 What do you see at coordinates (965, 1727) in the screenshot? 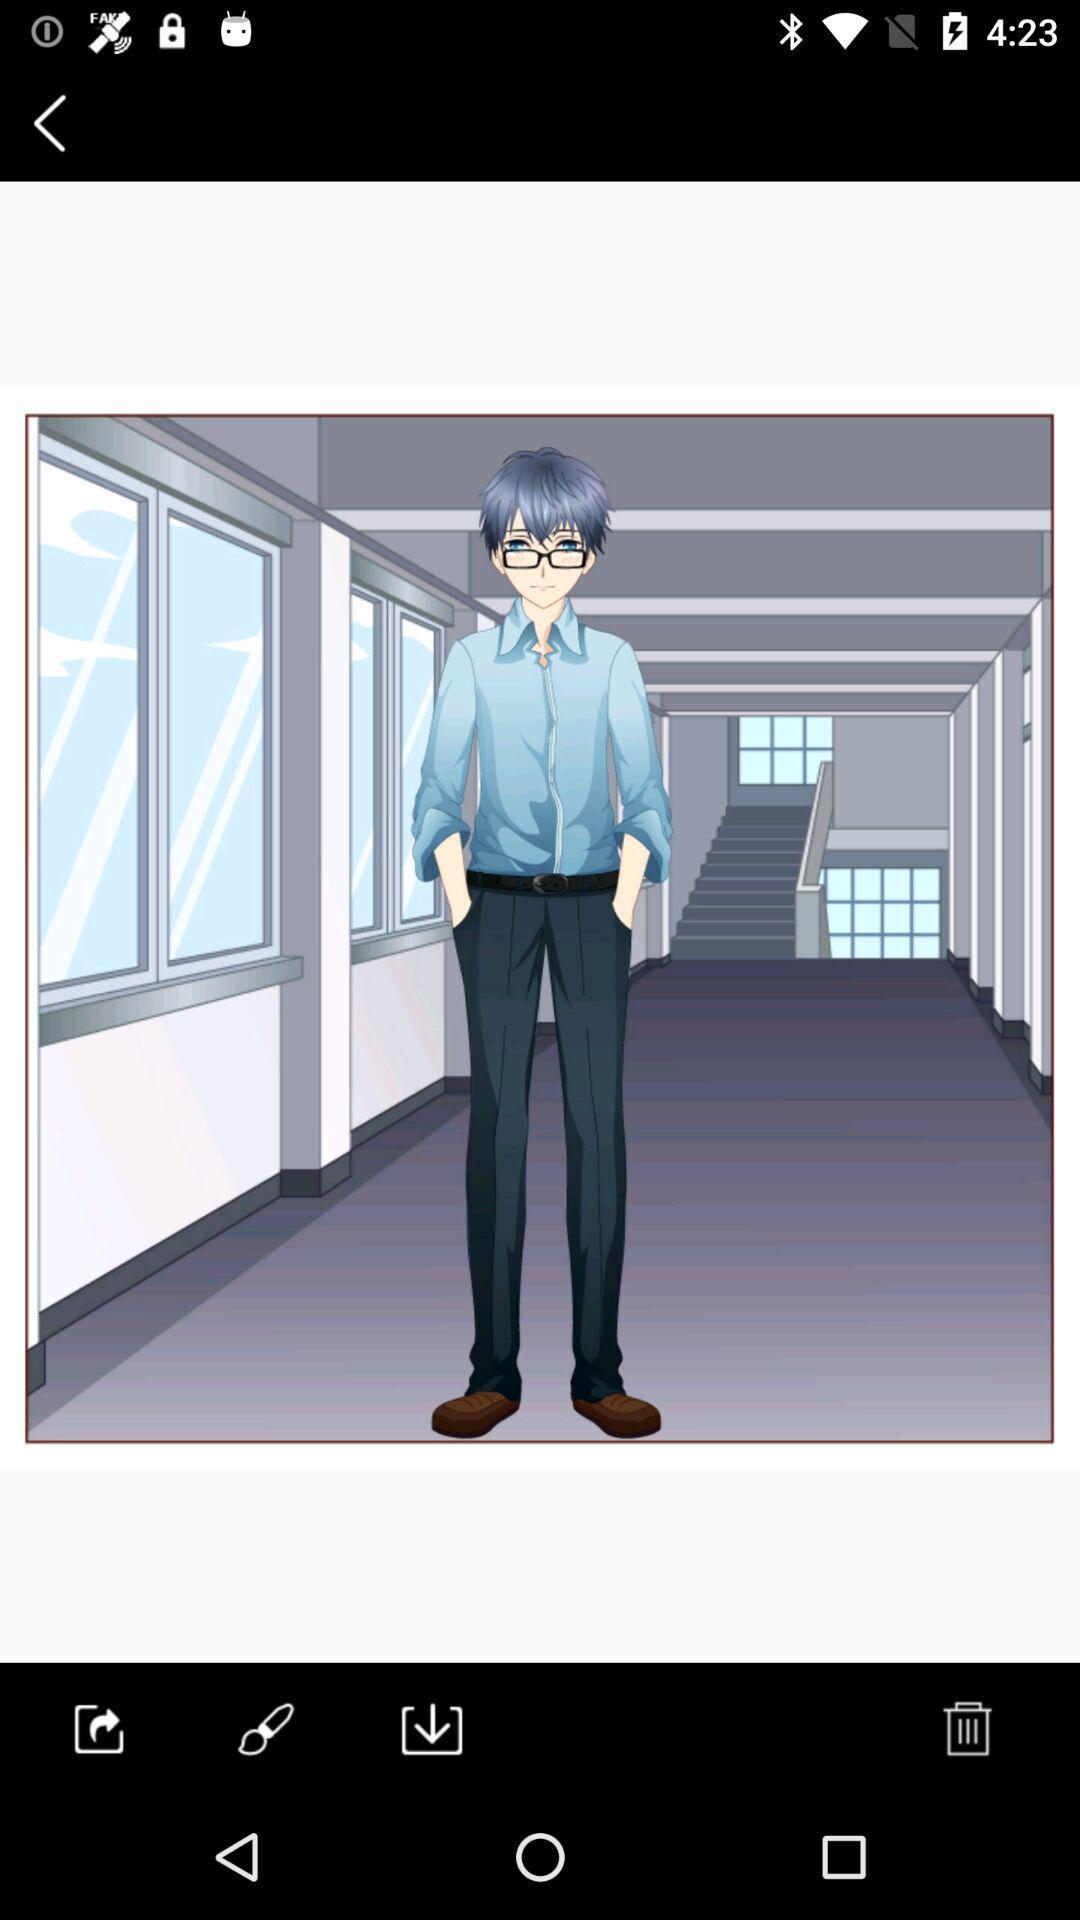
I see `the delete icon` at bounding box center [965, 1727].